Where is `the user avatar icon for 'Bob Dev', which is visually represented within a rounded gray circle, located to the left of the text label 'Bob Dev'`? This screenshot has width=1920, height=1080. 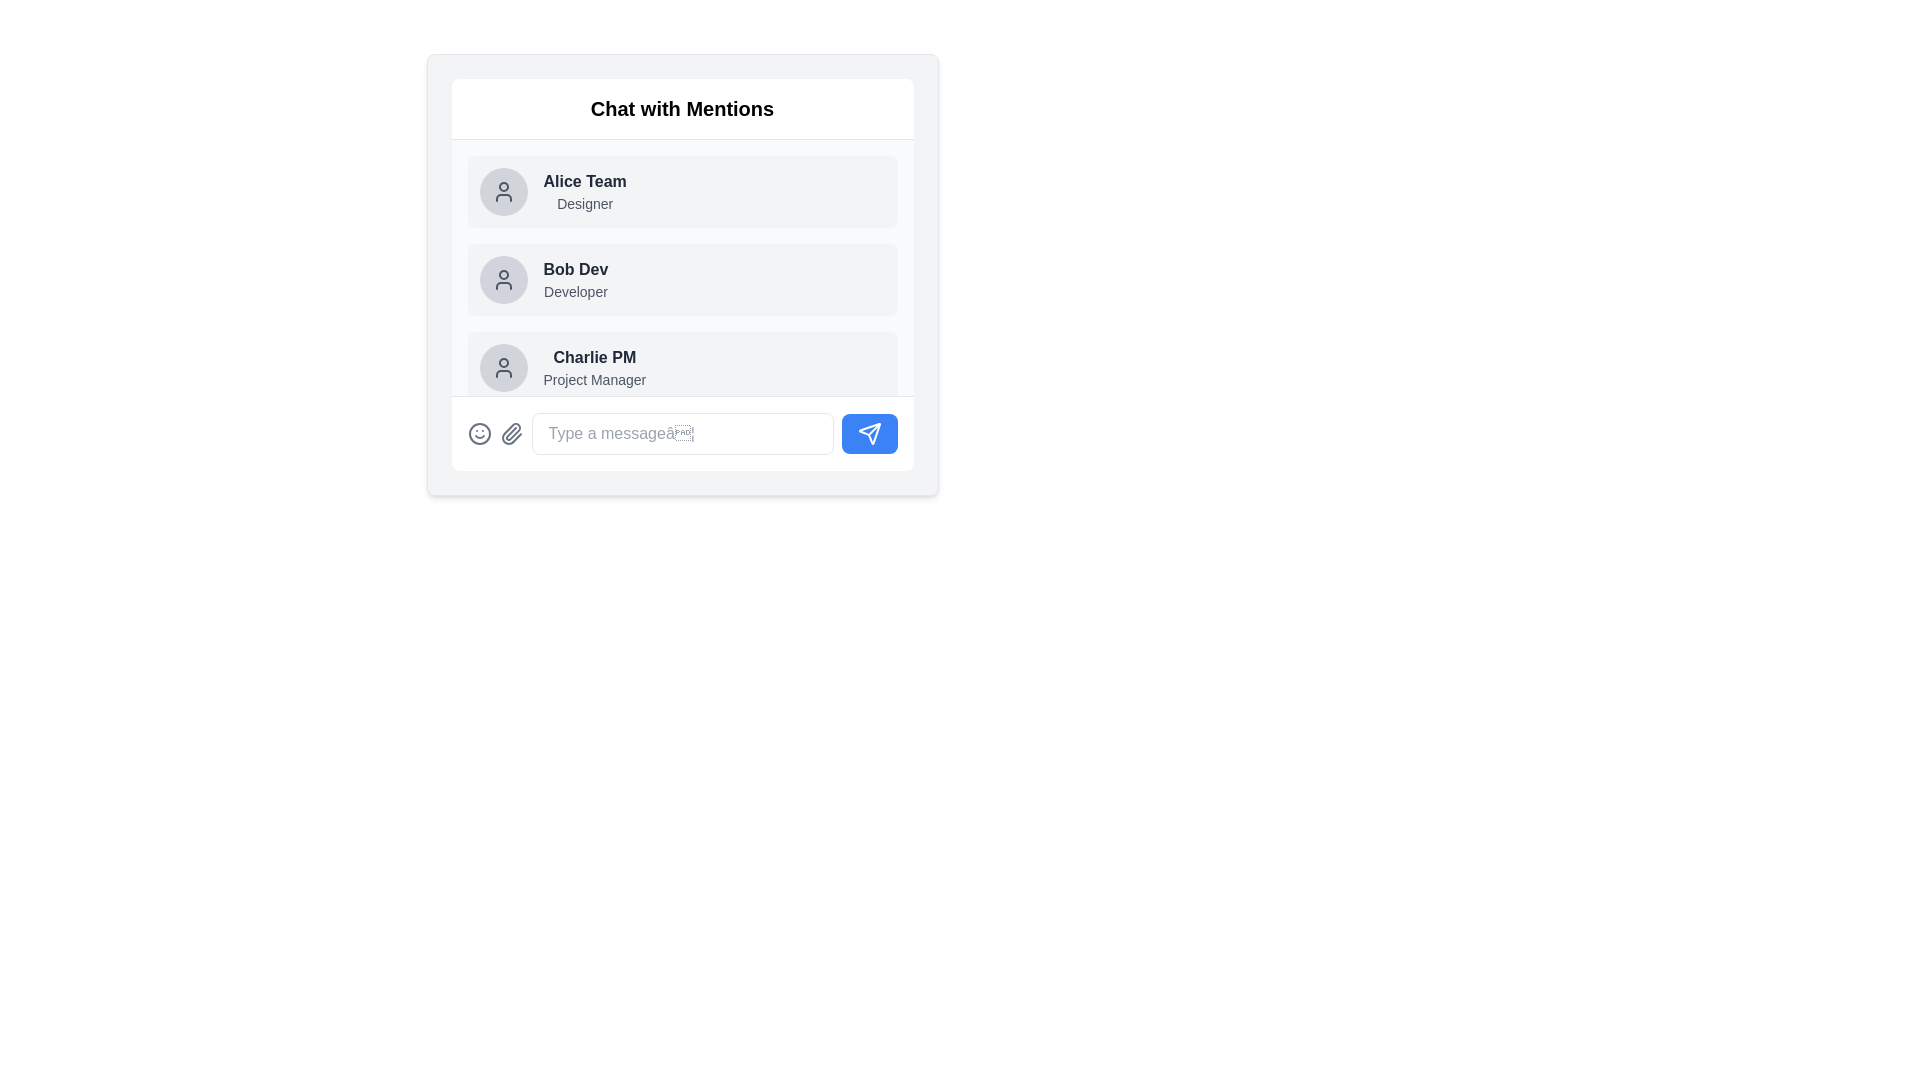
the user avatar icon for 'Bob Dev', which is visually represented within a rounded gray circle, located to the left of the text label 'Bob Dev' is located at coordinates (503, 280).